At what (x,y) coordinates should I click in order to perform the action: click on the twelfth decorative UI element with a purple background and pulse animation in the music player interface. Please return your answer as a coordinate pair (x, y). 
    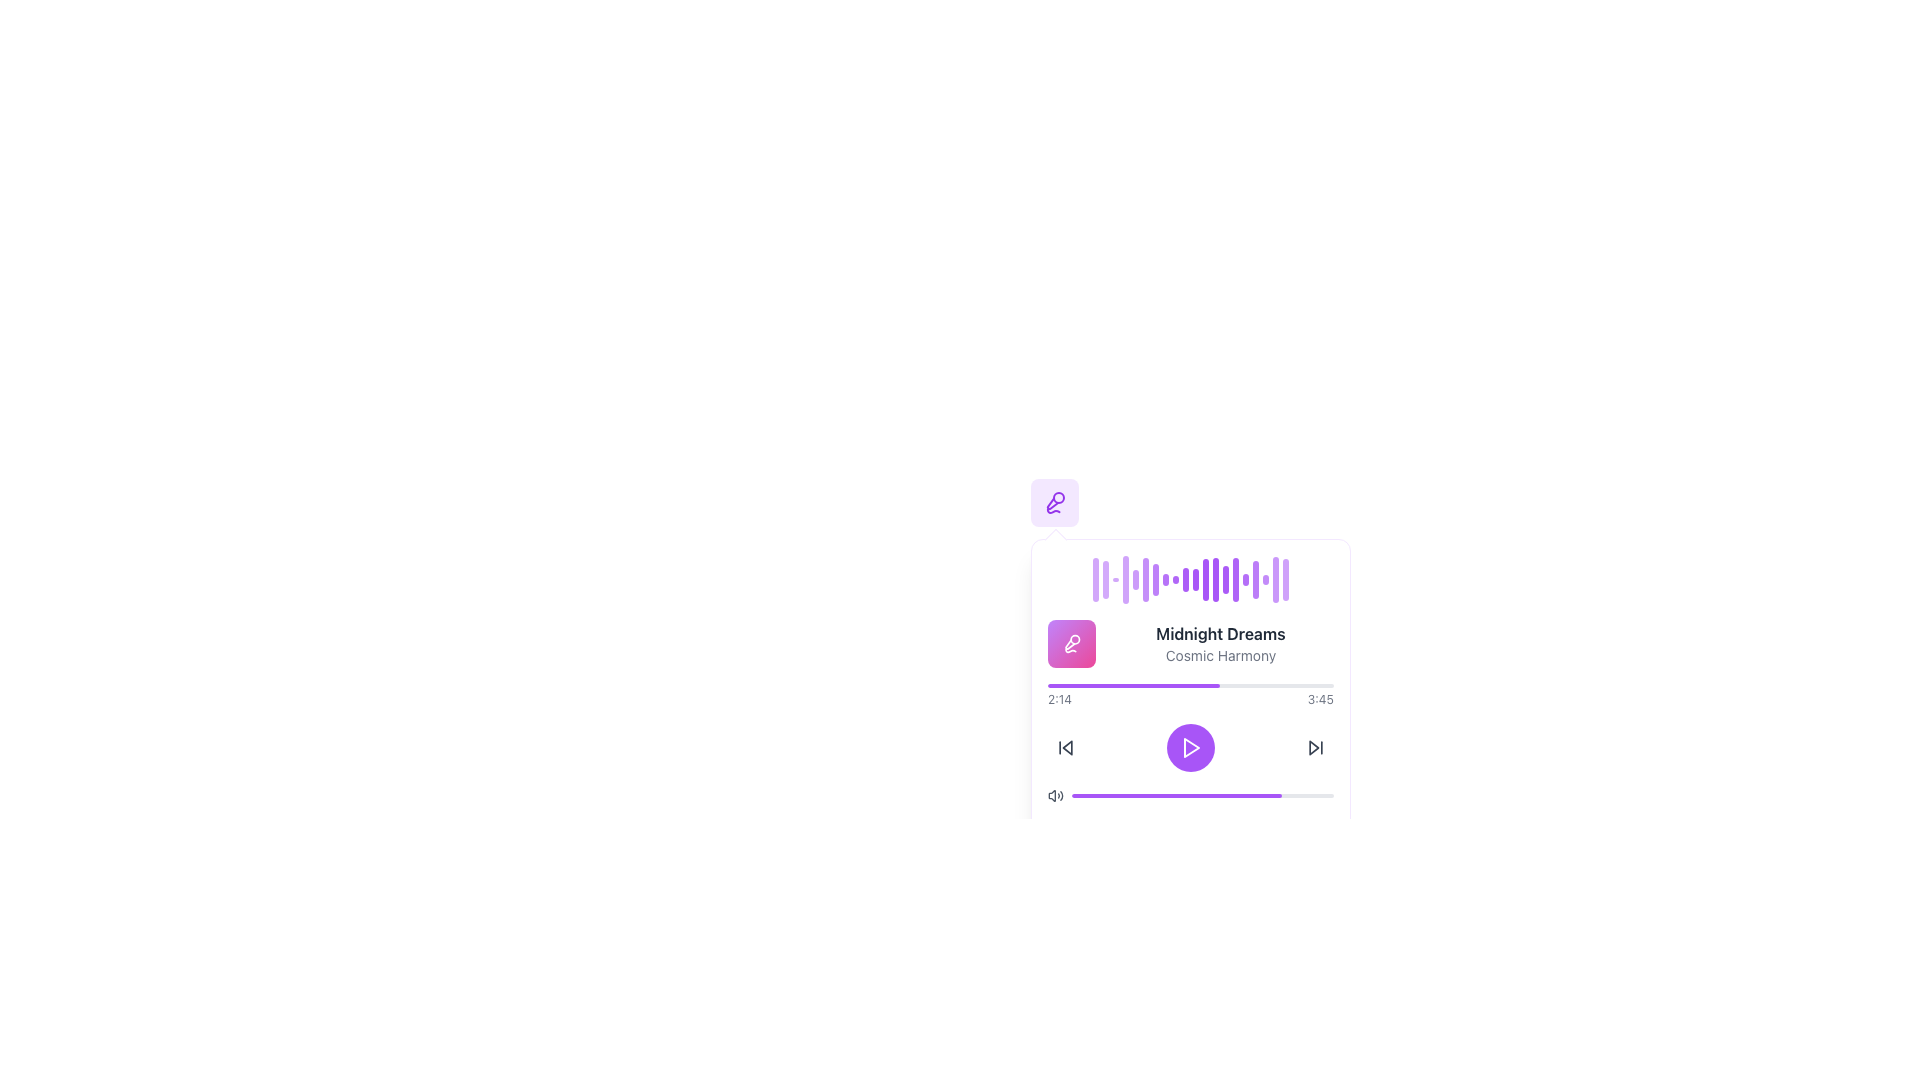
    Looking at the image, I should click on (1204, 579).